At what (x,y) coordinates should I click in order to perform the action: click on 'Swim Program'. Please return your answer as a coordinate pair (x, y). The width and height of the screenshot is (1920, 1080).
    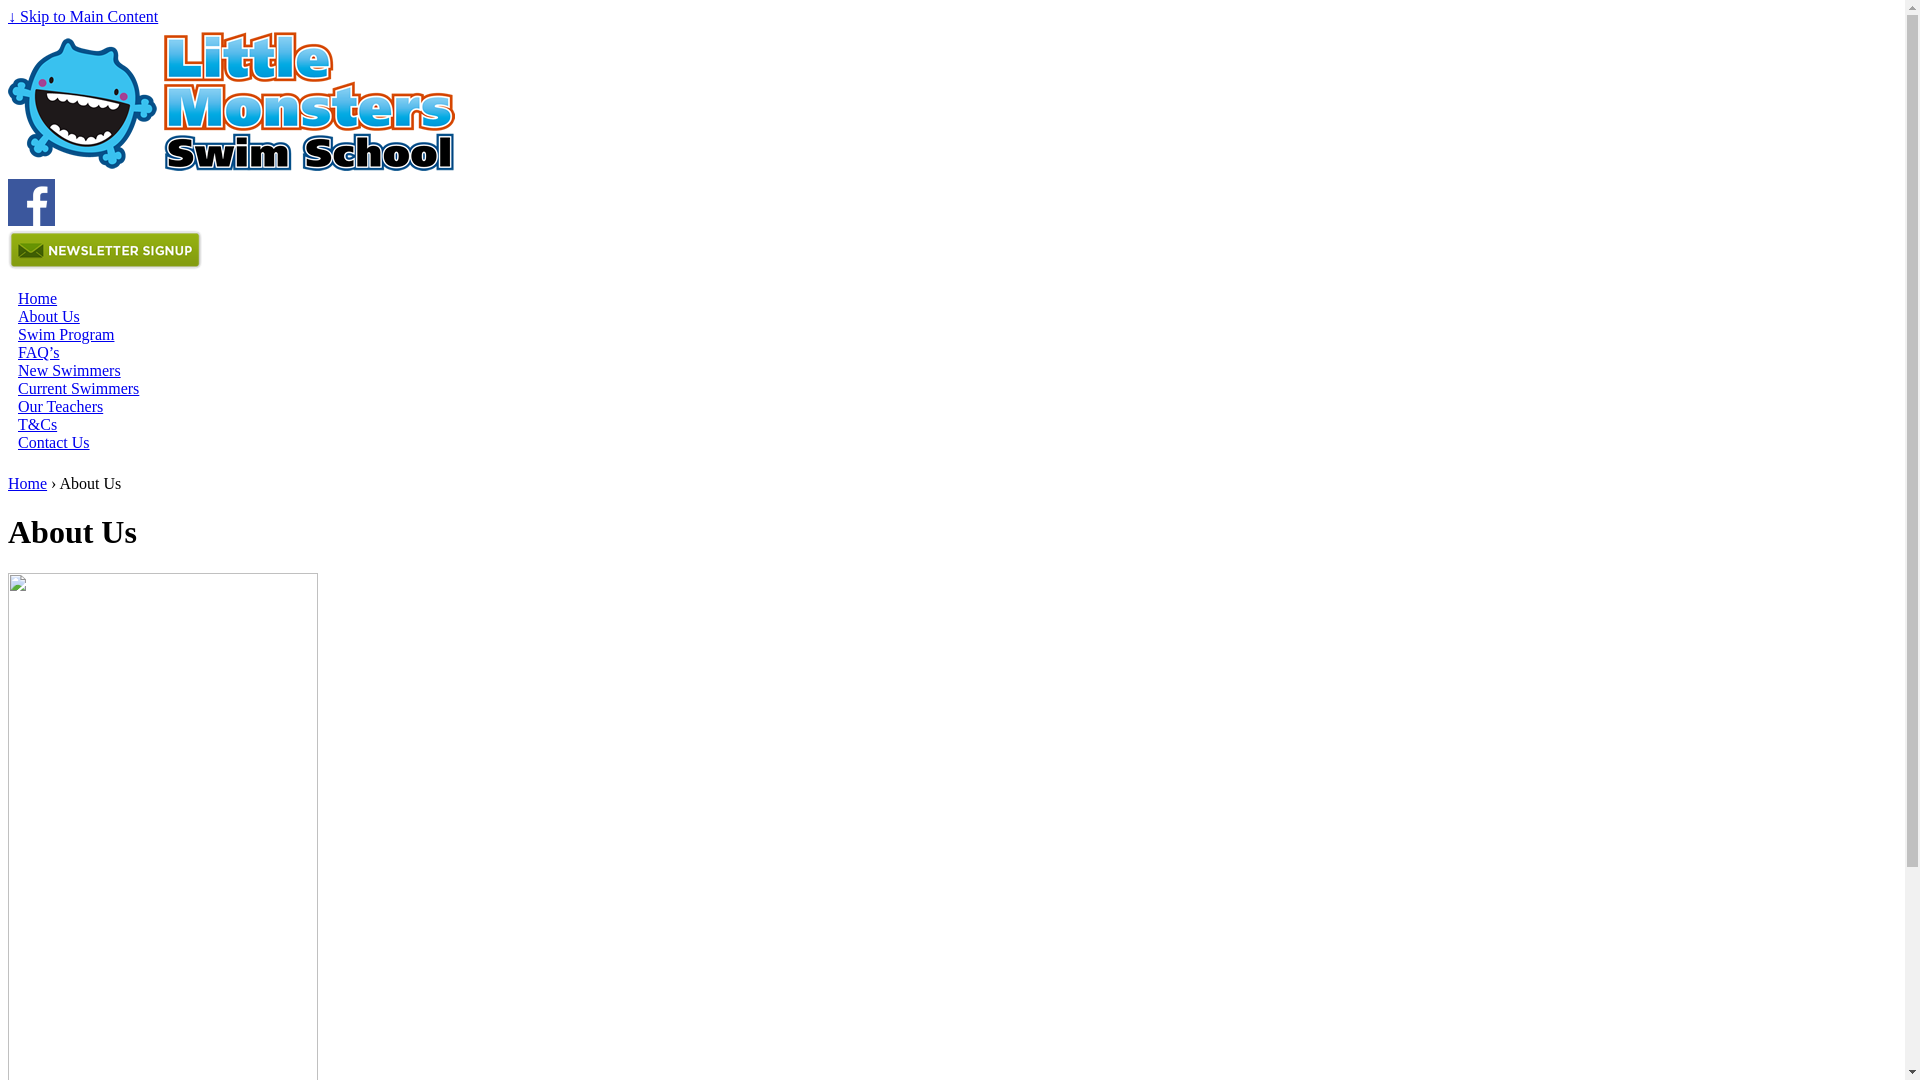
    Looking at the image, I should click on (66, 333).